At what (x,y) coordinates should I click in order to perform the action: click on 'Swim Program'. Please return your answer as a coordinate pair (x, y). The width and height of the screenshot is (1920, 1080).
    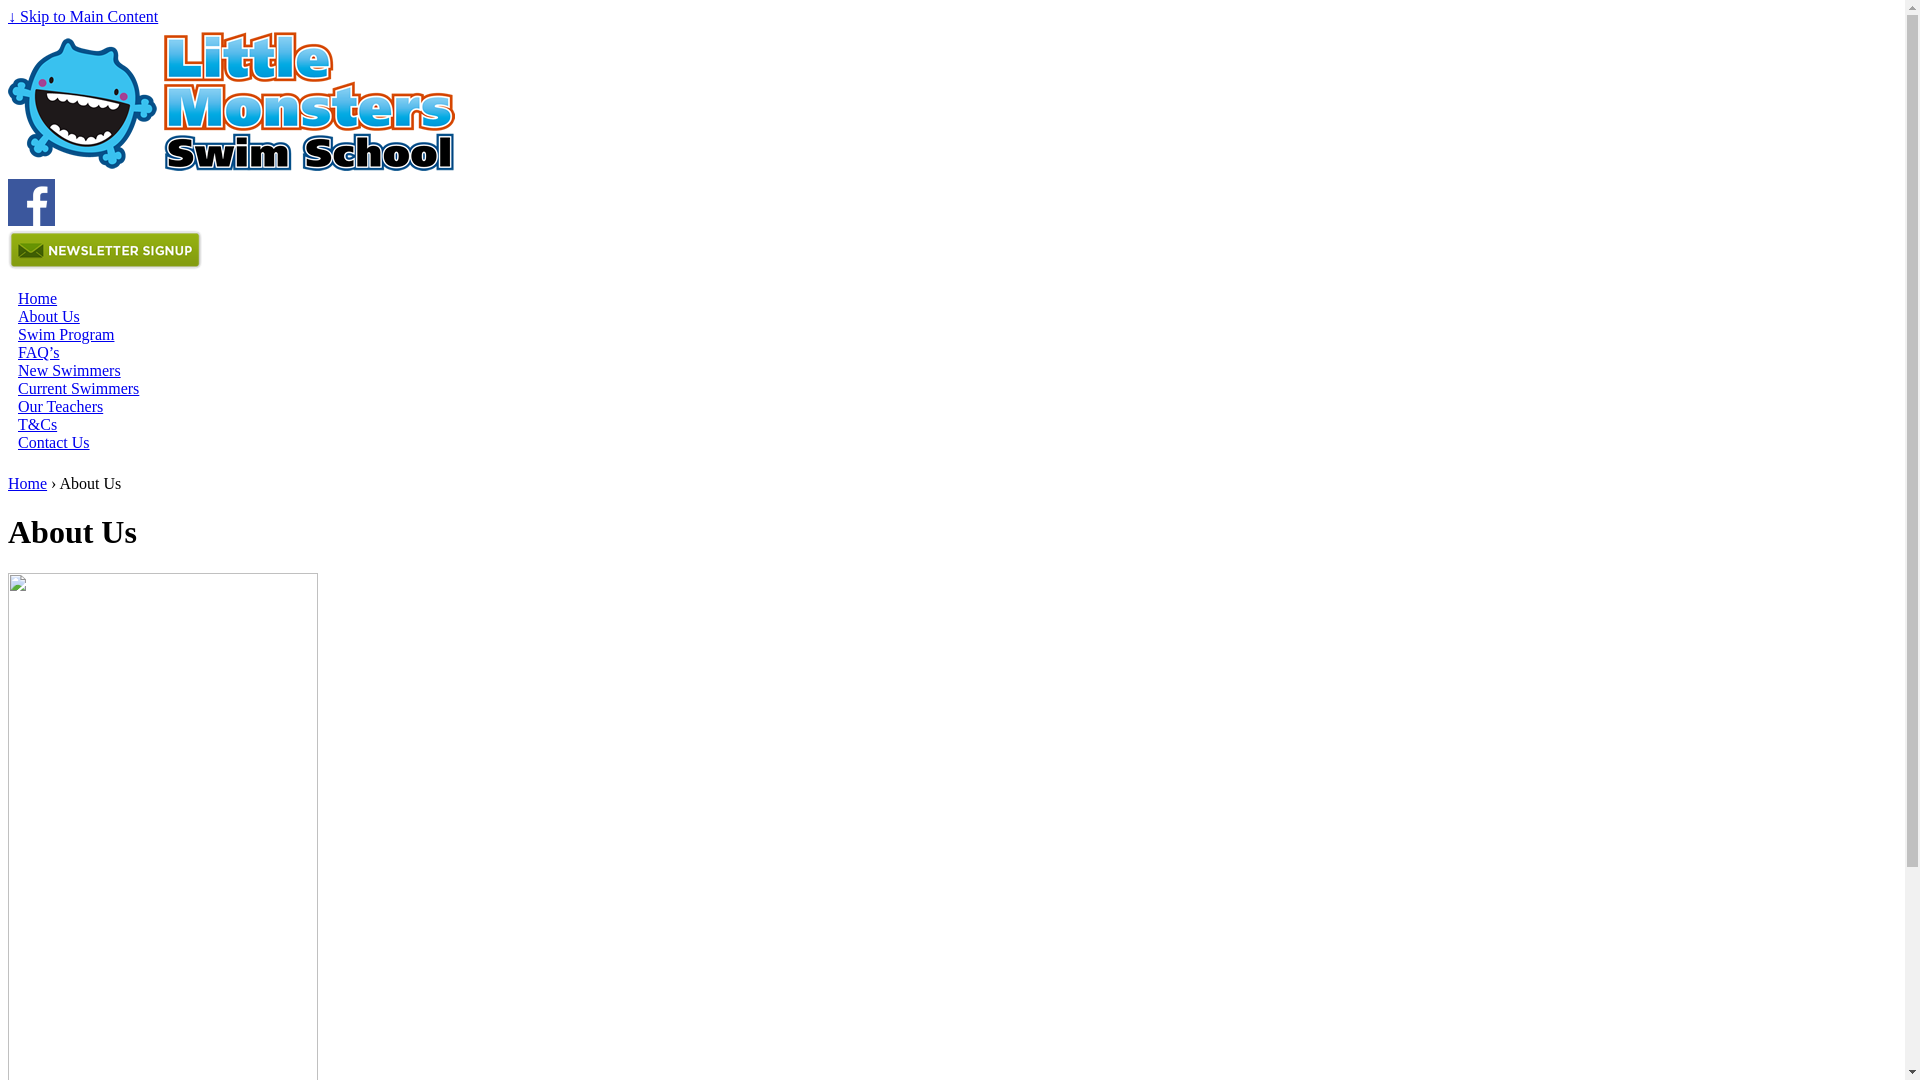
    Looking at the image, I should click on (66, 333).